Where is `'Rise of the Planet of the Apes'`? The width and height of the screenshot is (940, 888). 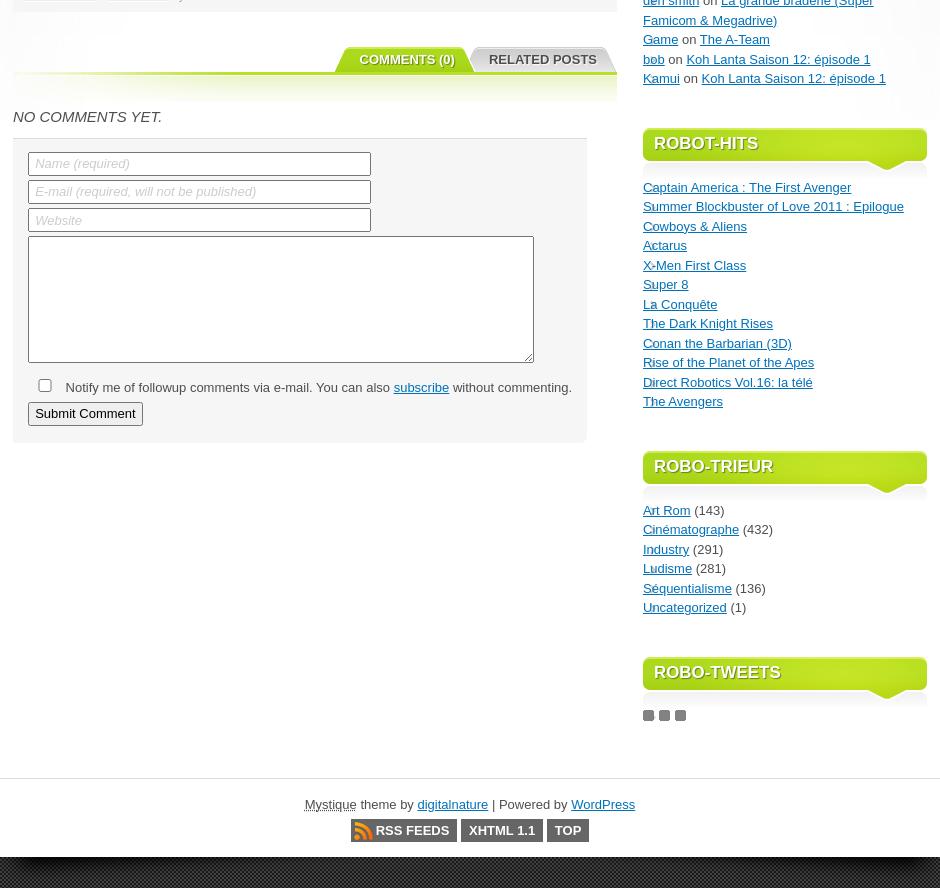
'Rise of the Planet of the Apes' is located at coordinates (728, 362).